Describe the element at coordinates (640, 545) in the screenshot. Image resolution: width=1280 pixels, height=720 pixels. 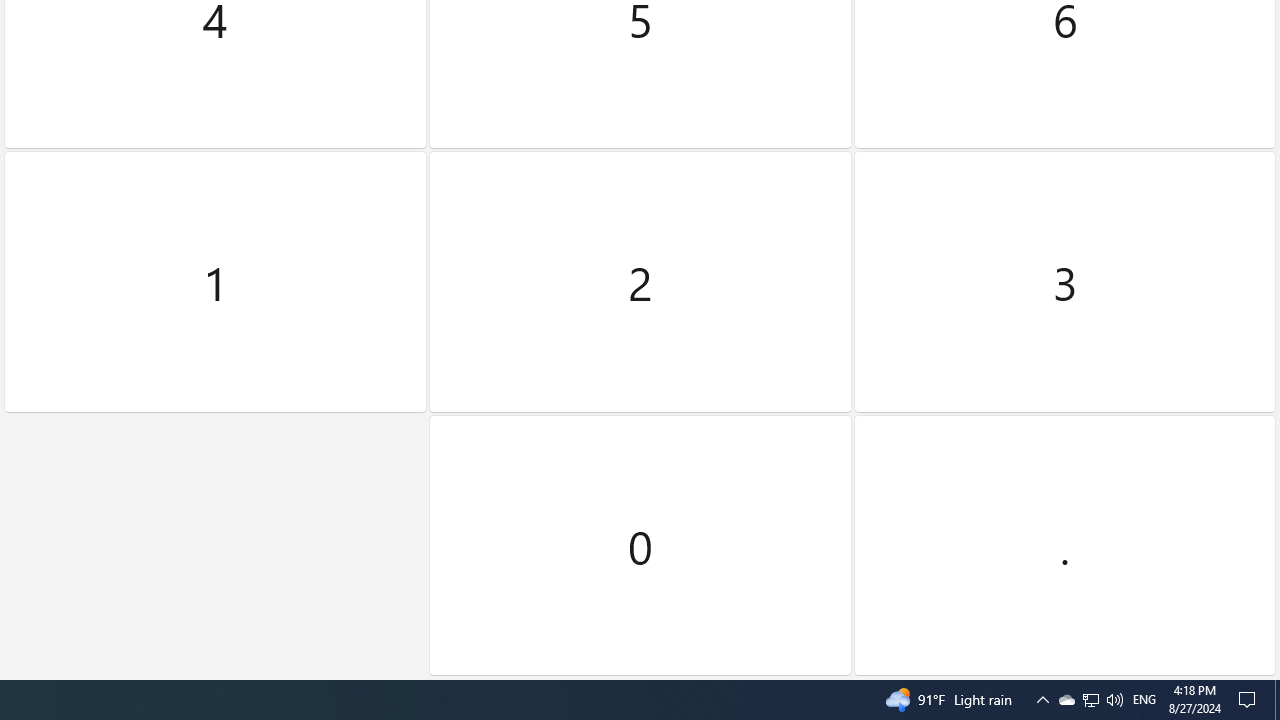
I see `'Zero'` at that location.